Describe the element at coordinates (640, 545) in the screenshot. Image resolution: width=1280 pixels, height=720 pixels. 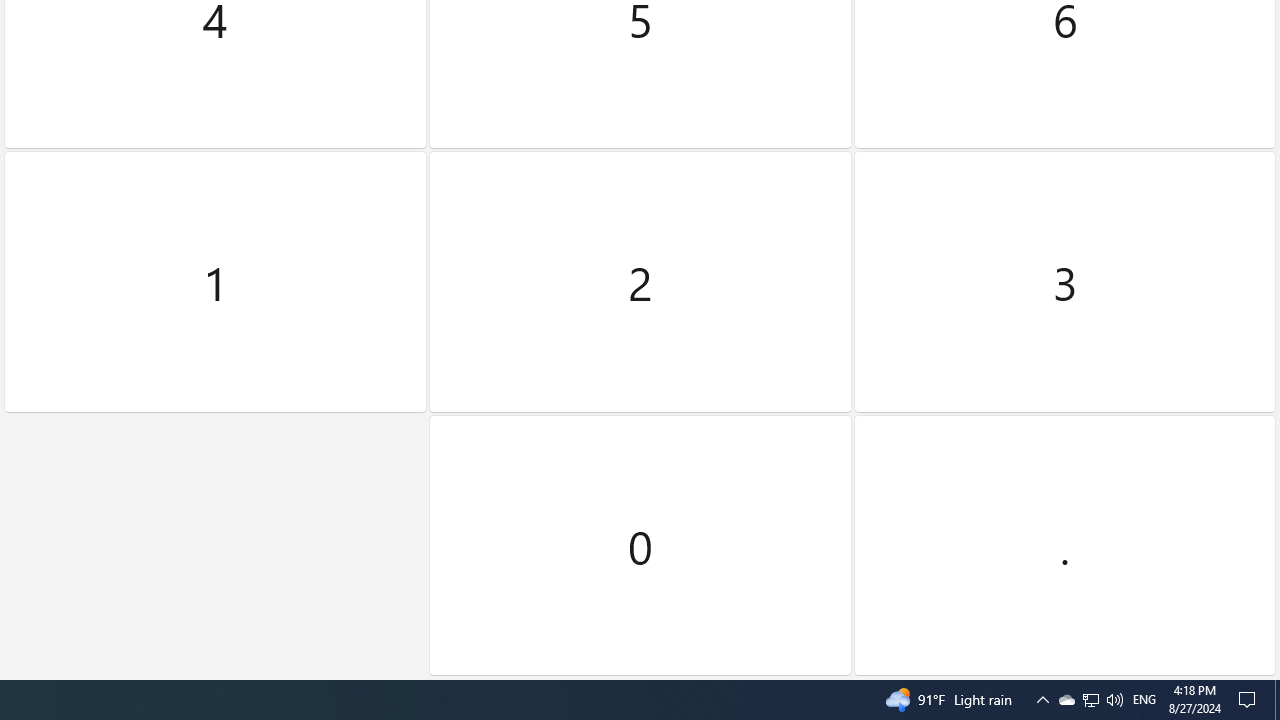
I see `'Zero'` at that location.